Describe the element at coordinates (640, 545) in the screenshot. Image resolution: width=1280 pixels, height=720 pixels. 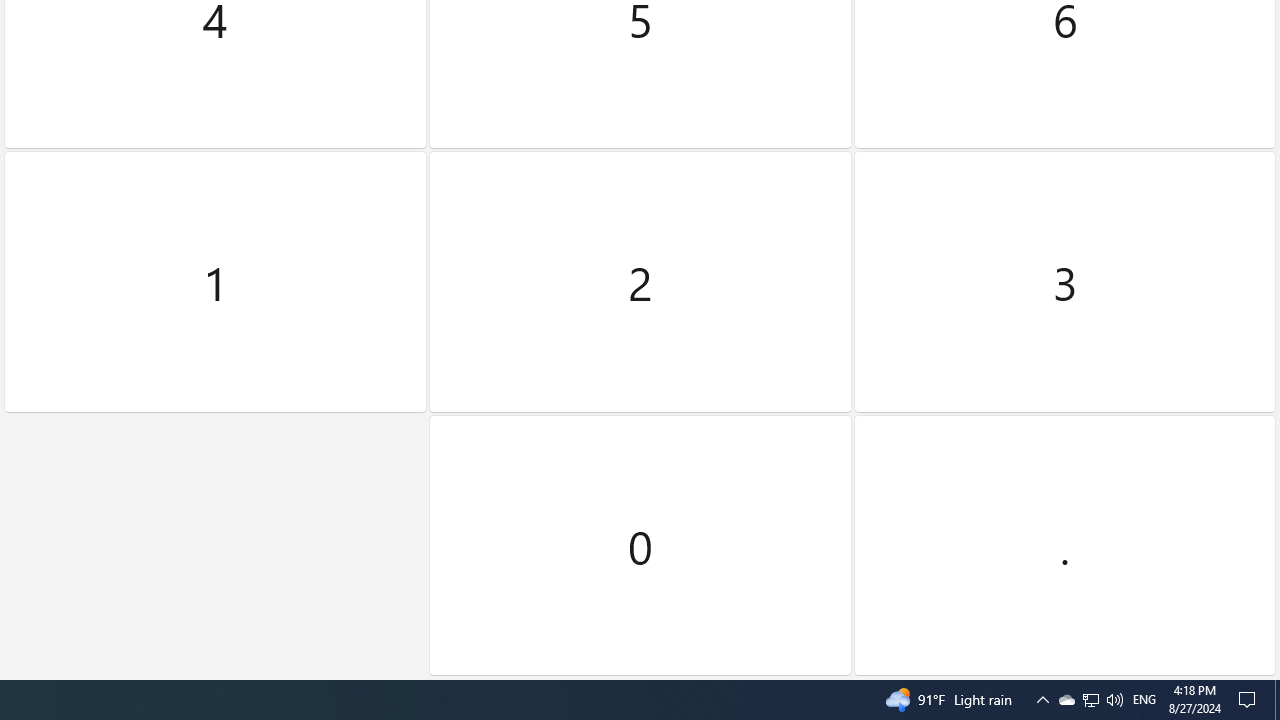
I see `'Zero'` at that location.